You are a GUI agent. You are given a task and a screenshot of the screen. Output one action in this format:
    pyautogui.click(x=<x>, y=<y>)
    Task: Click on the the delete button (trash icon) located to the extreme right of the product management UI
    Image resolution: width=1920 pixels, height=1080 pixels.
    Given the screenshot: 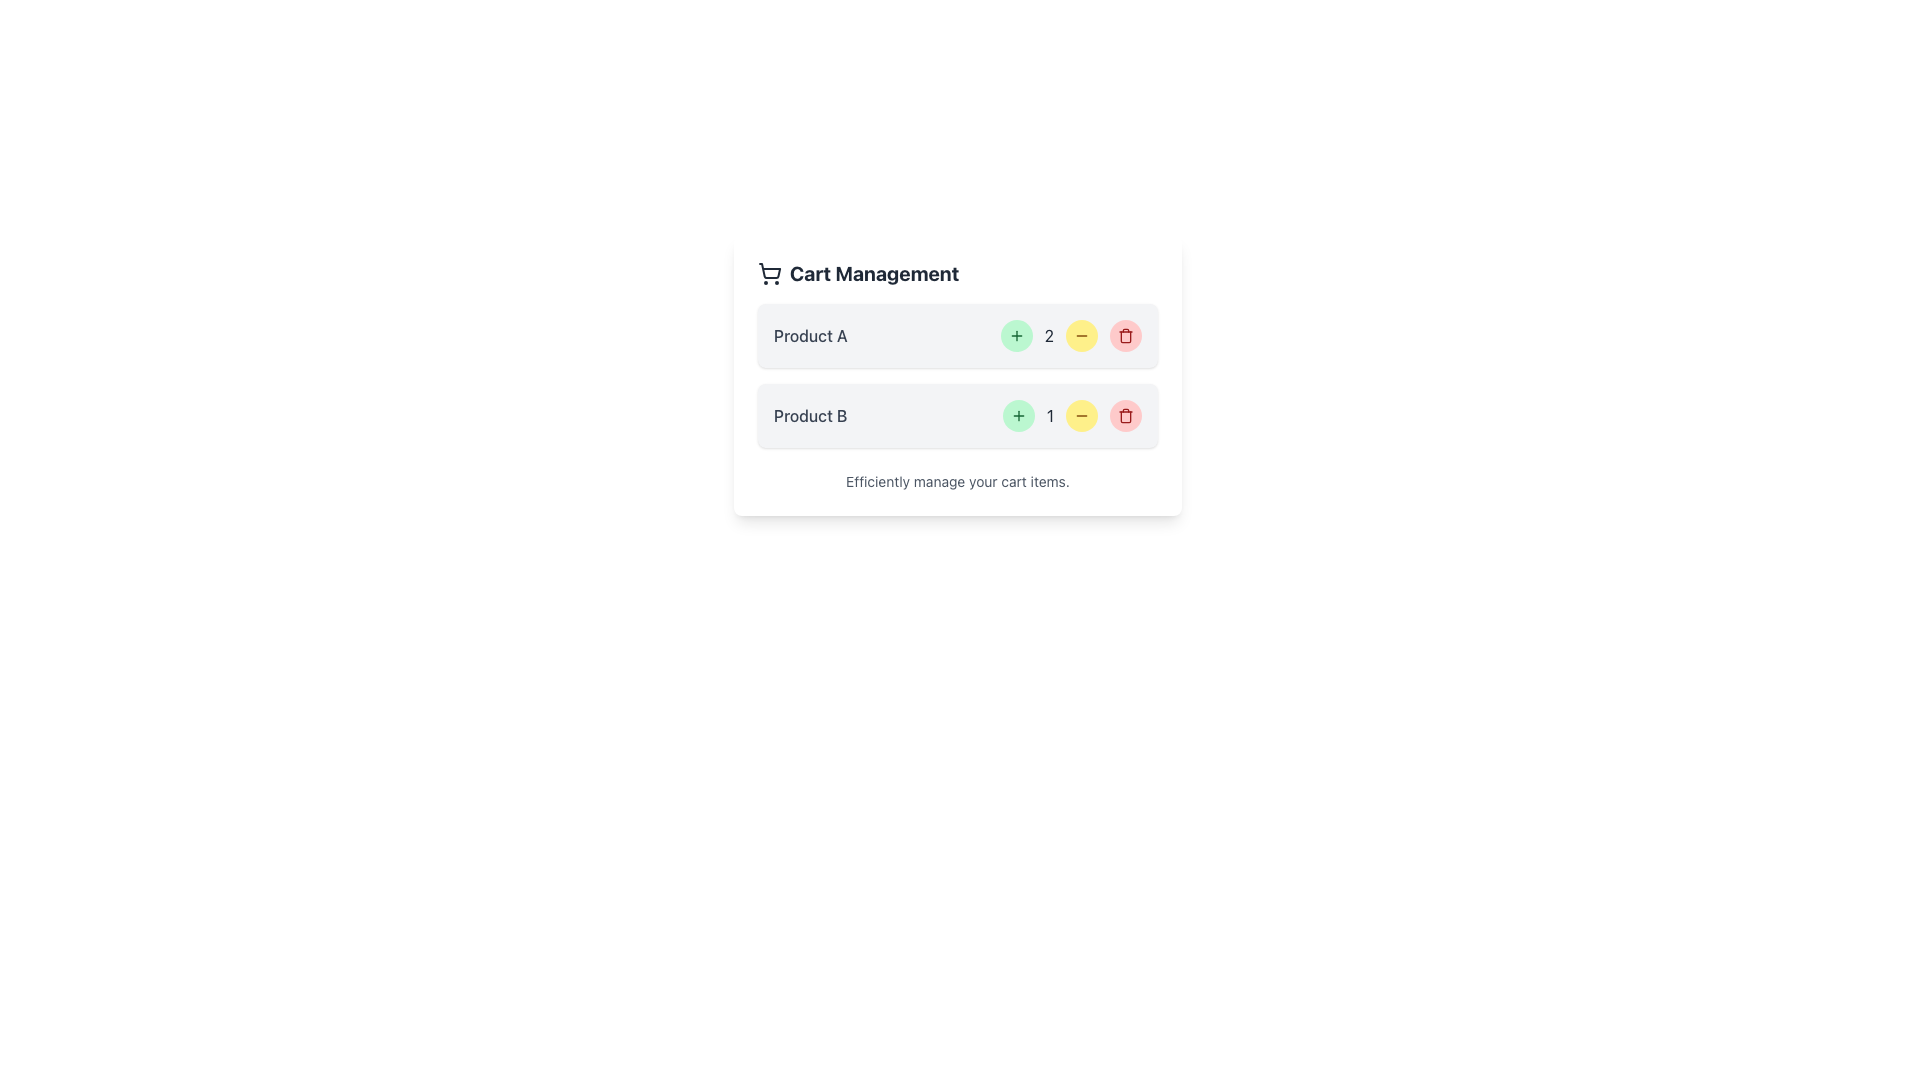 What is the action you would take?
    pyautogui.click(x=1126, y=415)
    